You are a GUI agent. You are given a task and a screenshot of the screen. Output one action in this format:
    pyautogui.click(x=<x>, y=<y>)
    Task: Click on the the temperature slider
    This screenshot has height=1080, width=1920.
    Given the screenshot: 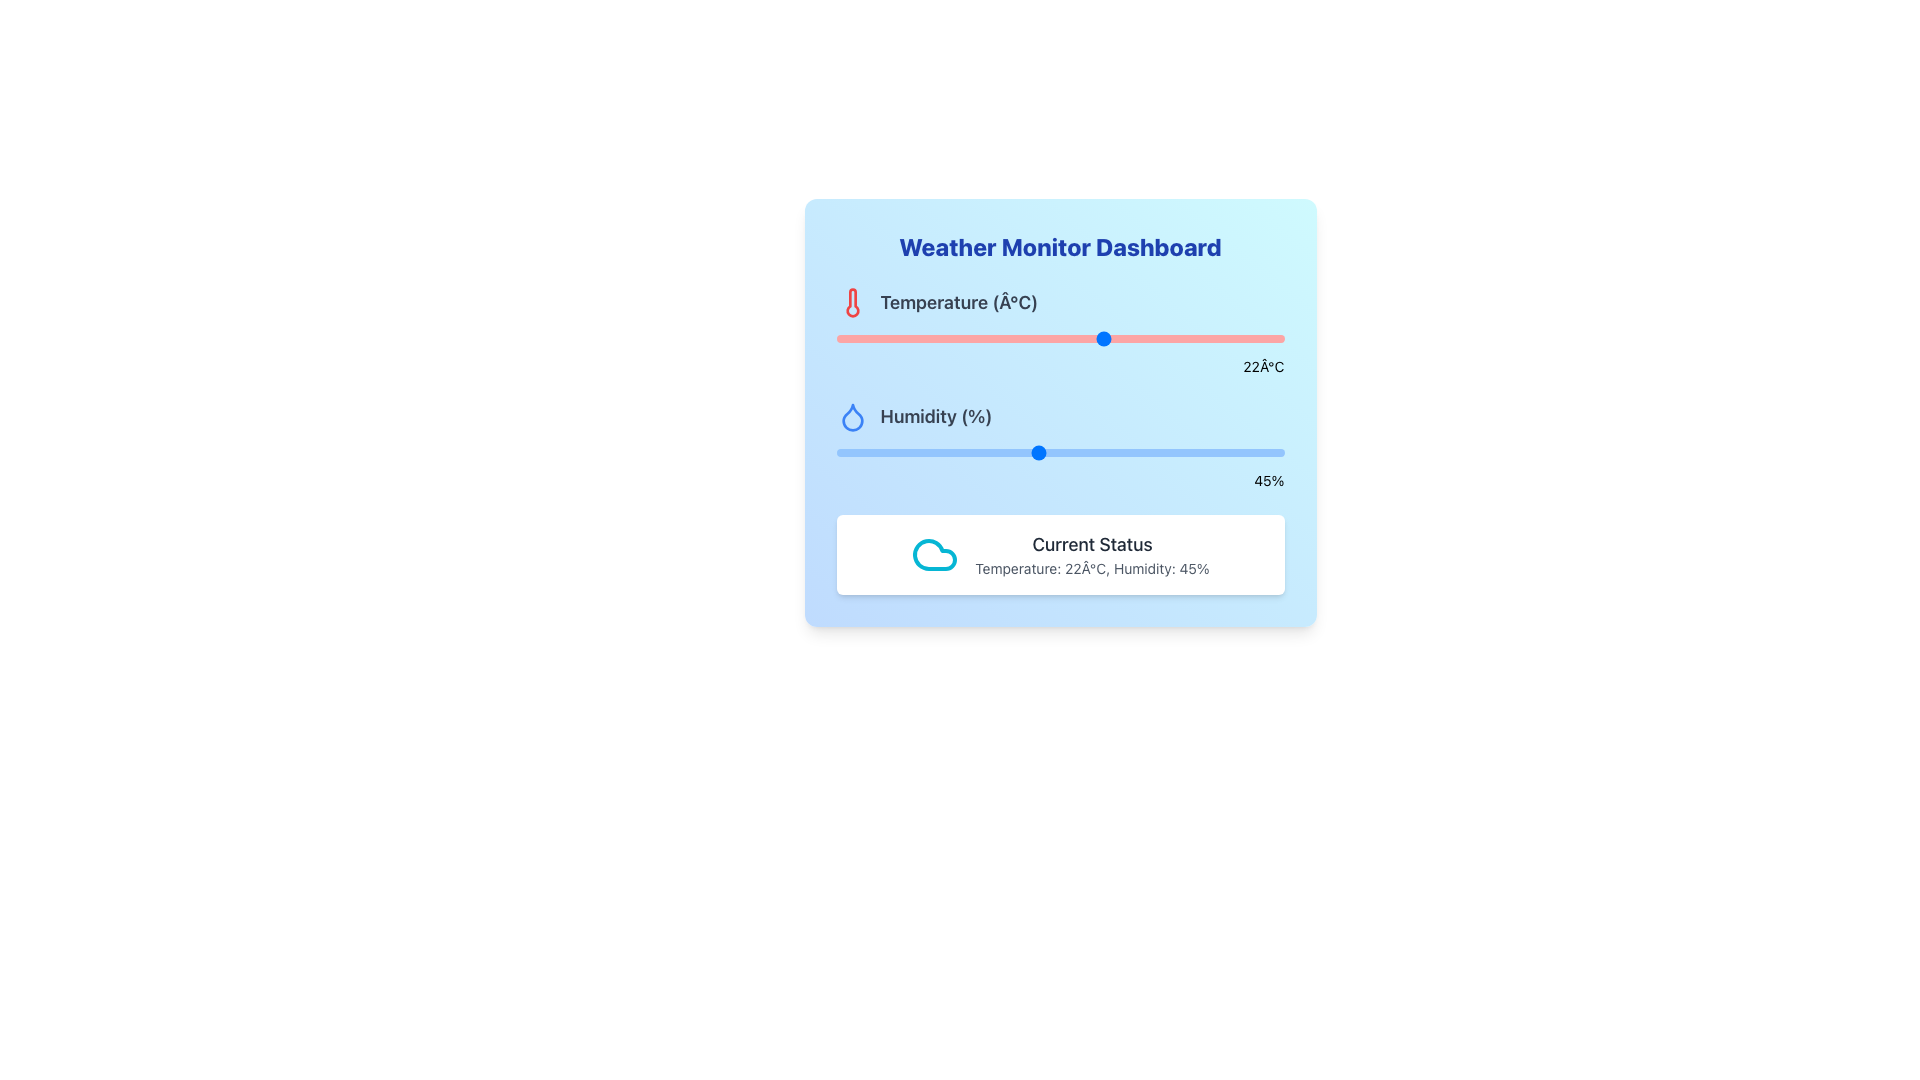 What is the action you would take?
    pyautogui.click(x=1002, y=338)
    